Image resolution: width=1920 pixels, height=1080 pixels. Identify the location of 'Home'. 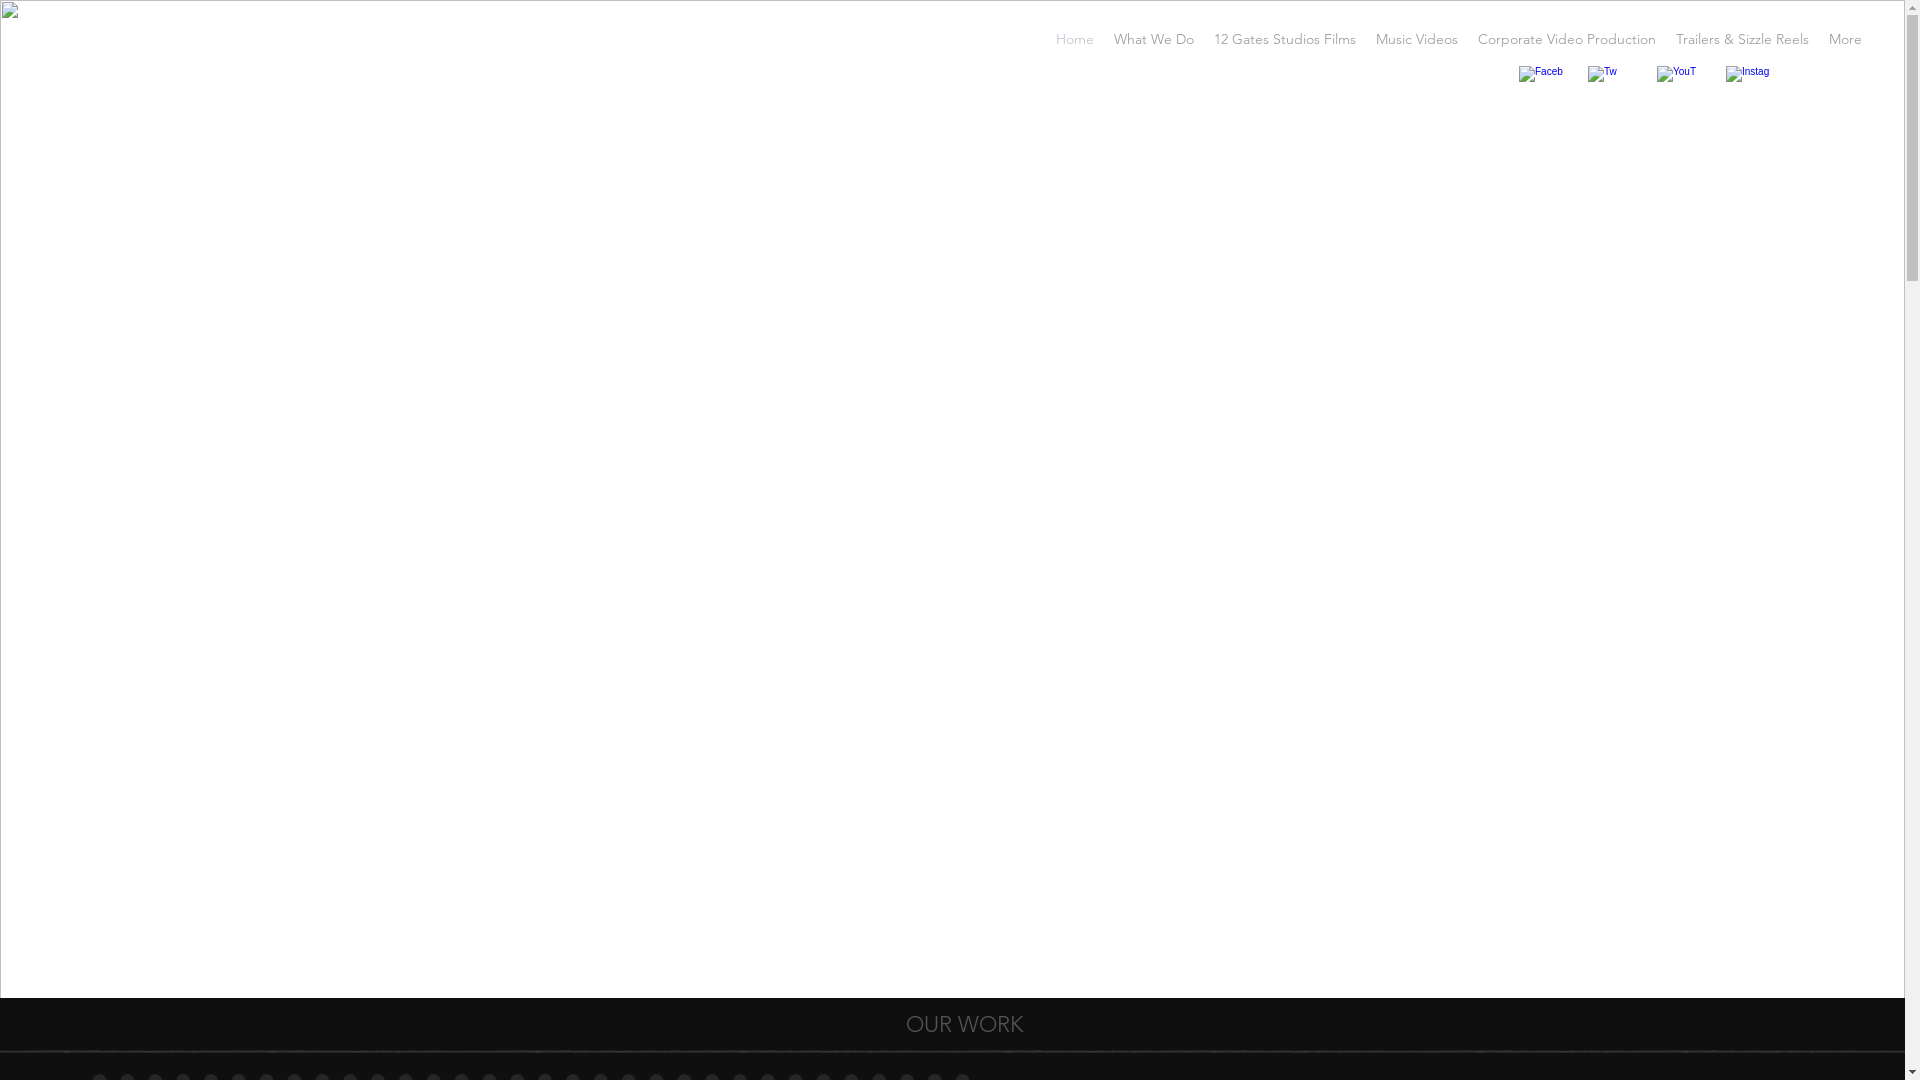
(1074, 38).